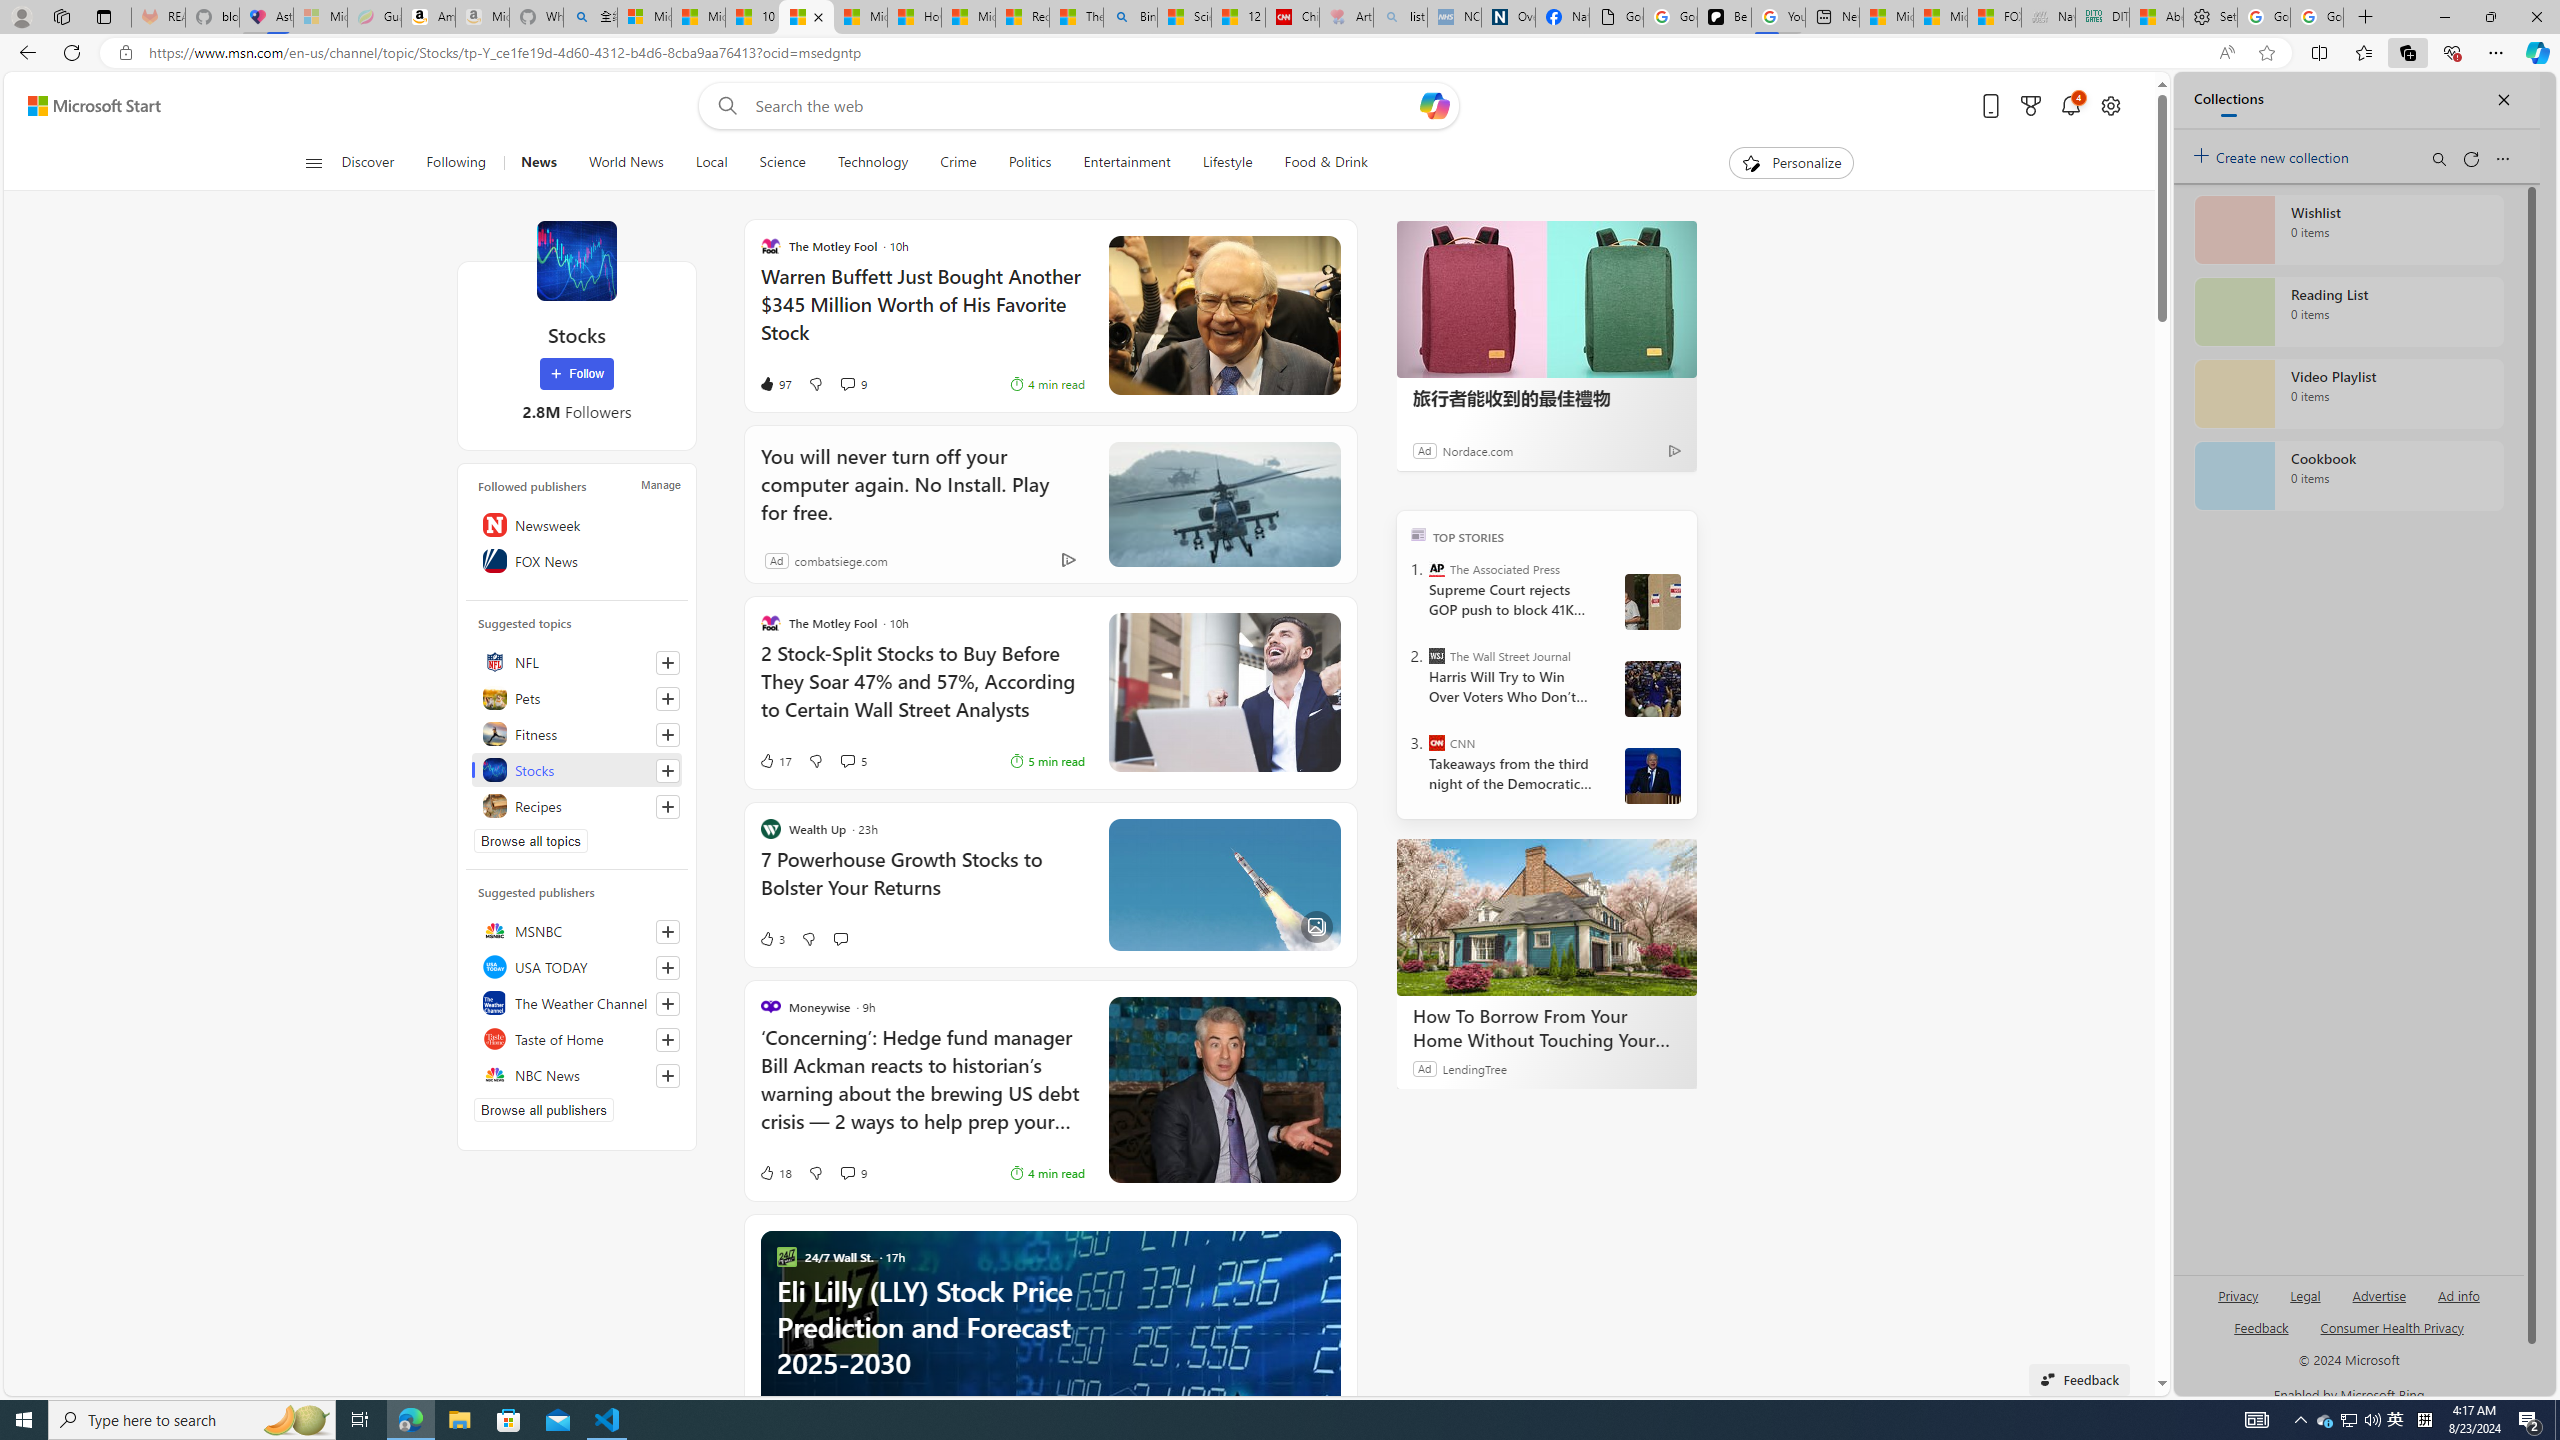  Describe the element at coordinates (575, 524) in the screenshot. I see `'Newsweek'` at that location.